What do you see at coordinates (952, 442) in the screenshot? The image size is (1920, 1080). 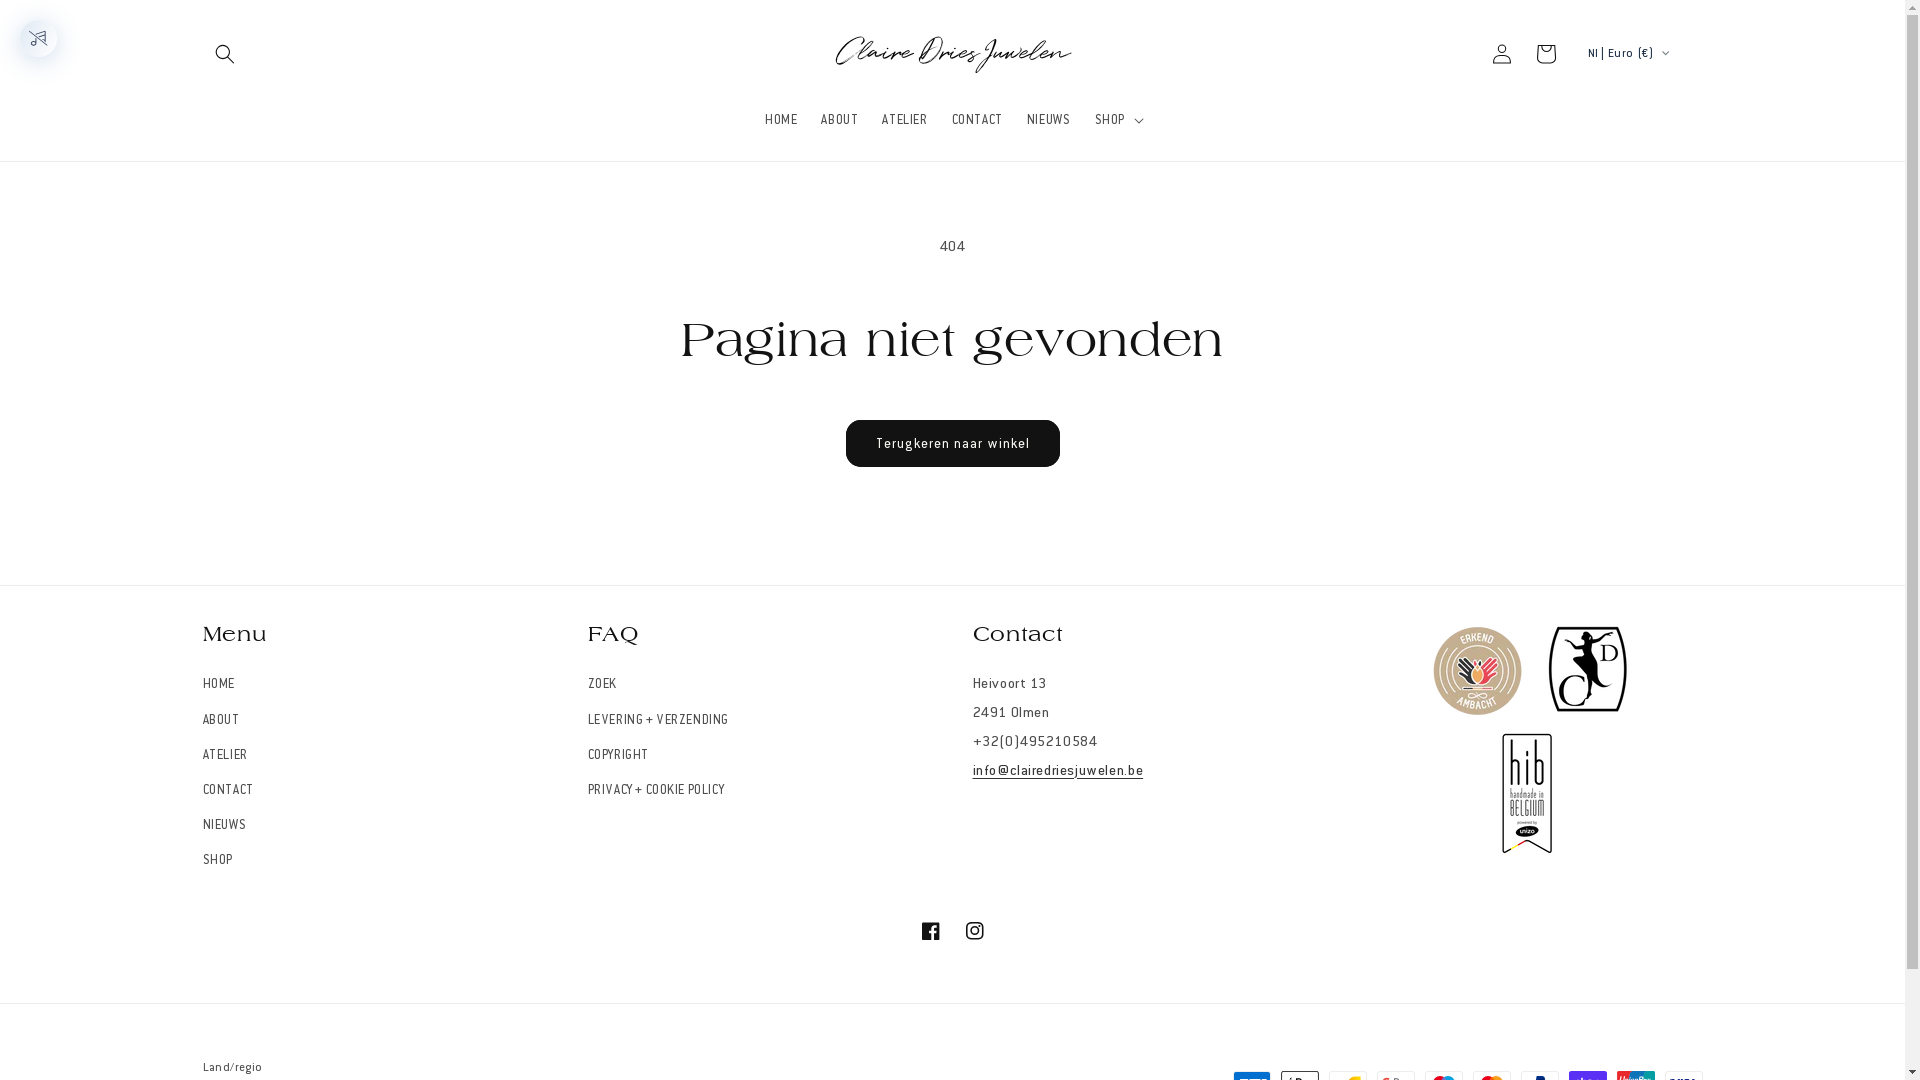 I see `'Terugkeren naar winkel'` at bounding box center [952, 442].